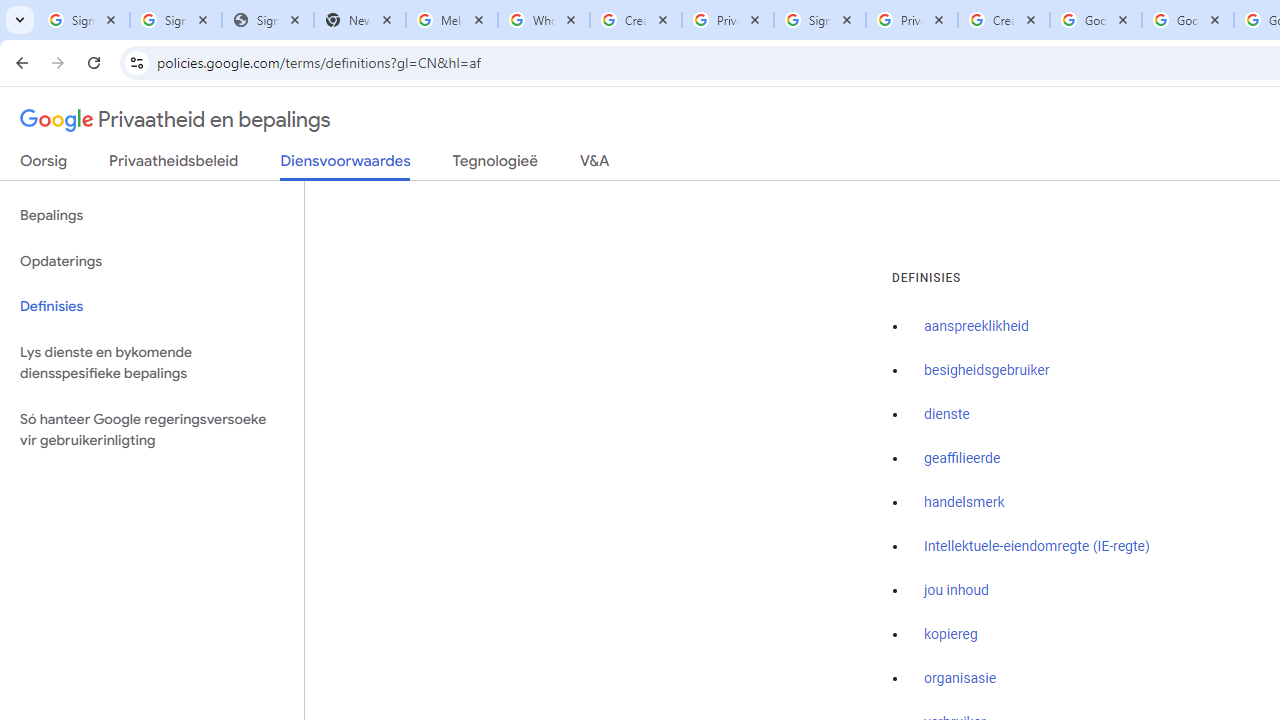 The width and height of the screenshot is (1280, 720). What do you see at coordinates (976, 326) in the screenshot?
I see `'aanspreeklikheid'` at bounding box center [976, 326].